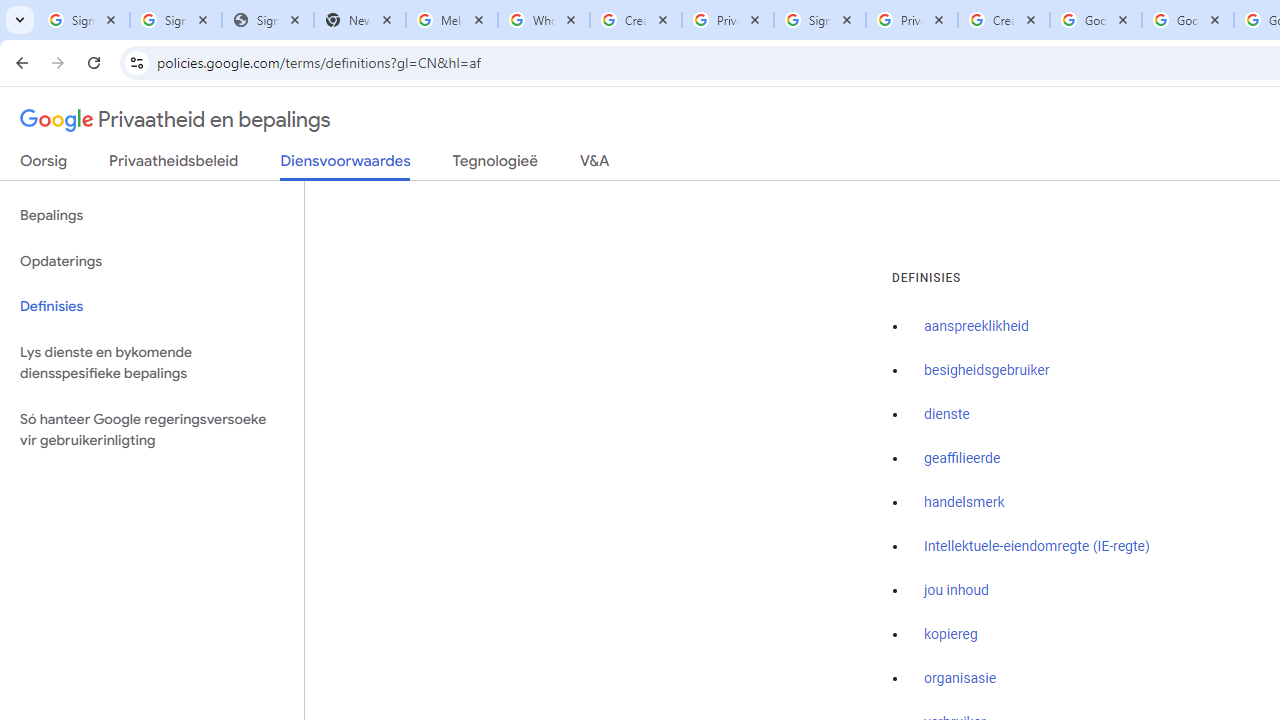 The width and height of the screenshot is (1280, 720). What do you see at coordinates (976, 326) in the screenshot?
I see `'aanspreeklikheid'` at bounding box center [976, 326].